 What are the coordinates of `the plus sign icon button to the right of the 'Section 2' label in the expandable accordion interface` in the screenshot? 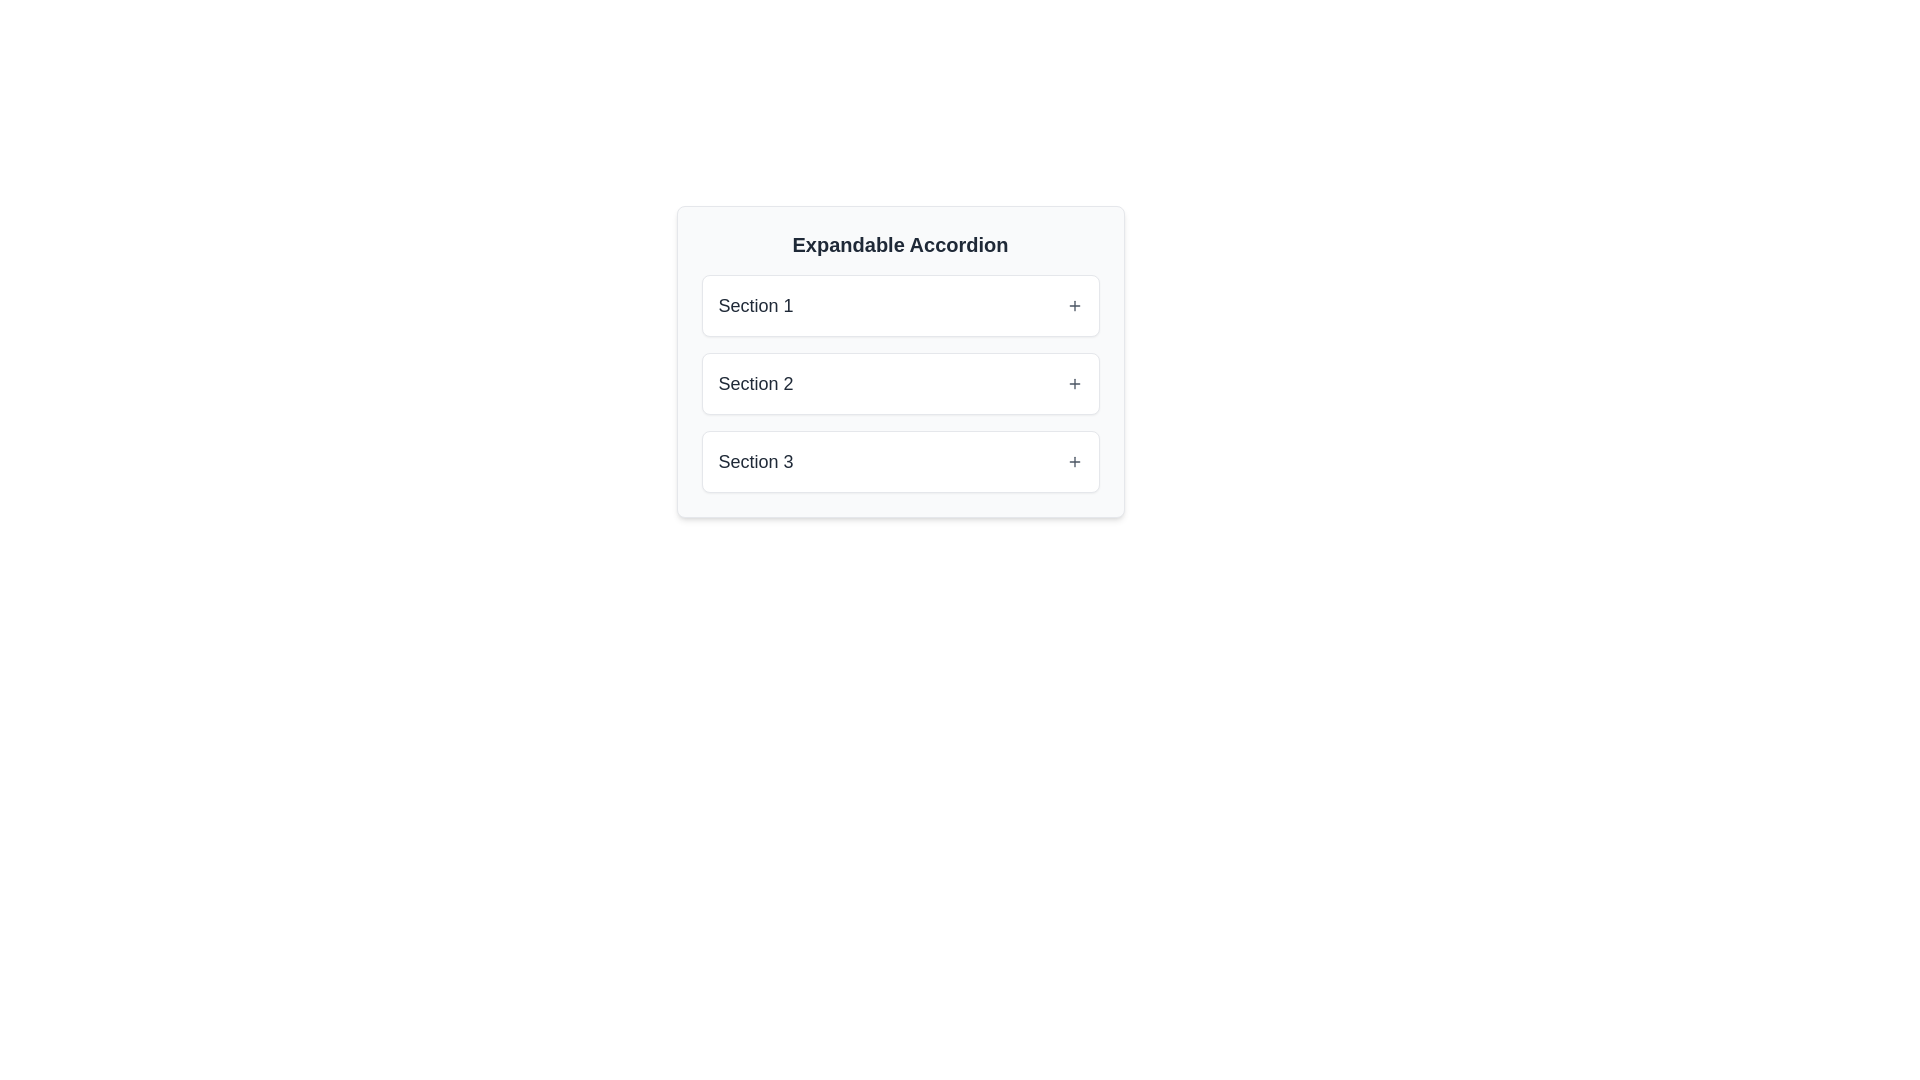 It's located at (1073, 384).